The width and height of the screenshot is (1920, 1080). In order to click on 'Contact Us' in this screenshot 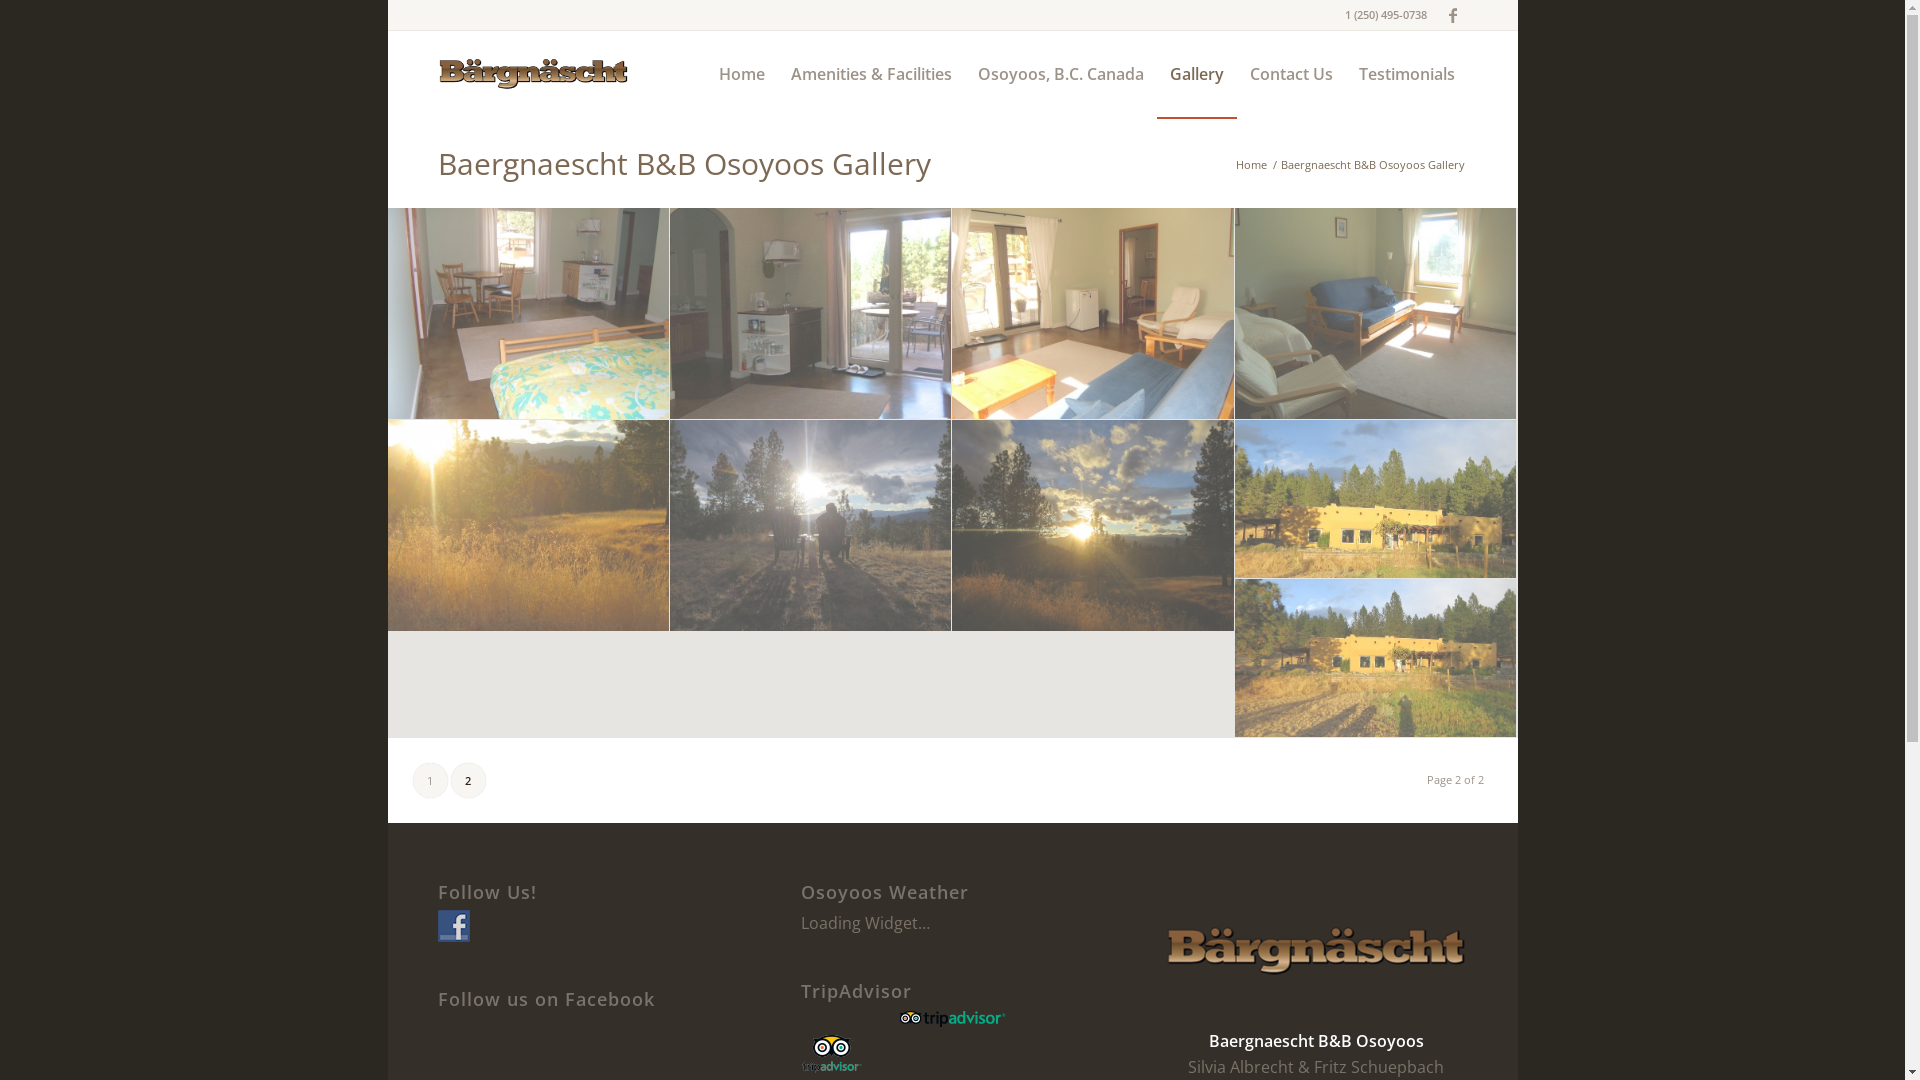, I will do `click(1235, 72)`.